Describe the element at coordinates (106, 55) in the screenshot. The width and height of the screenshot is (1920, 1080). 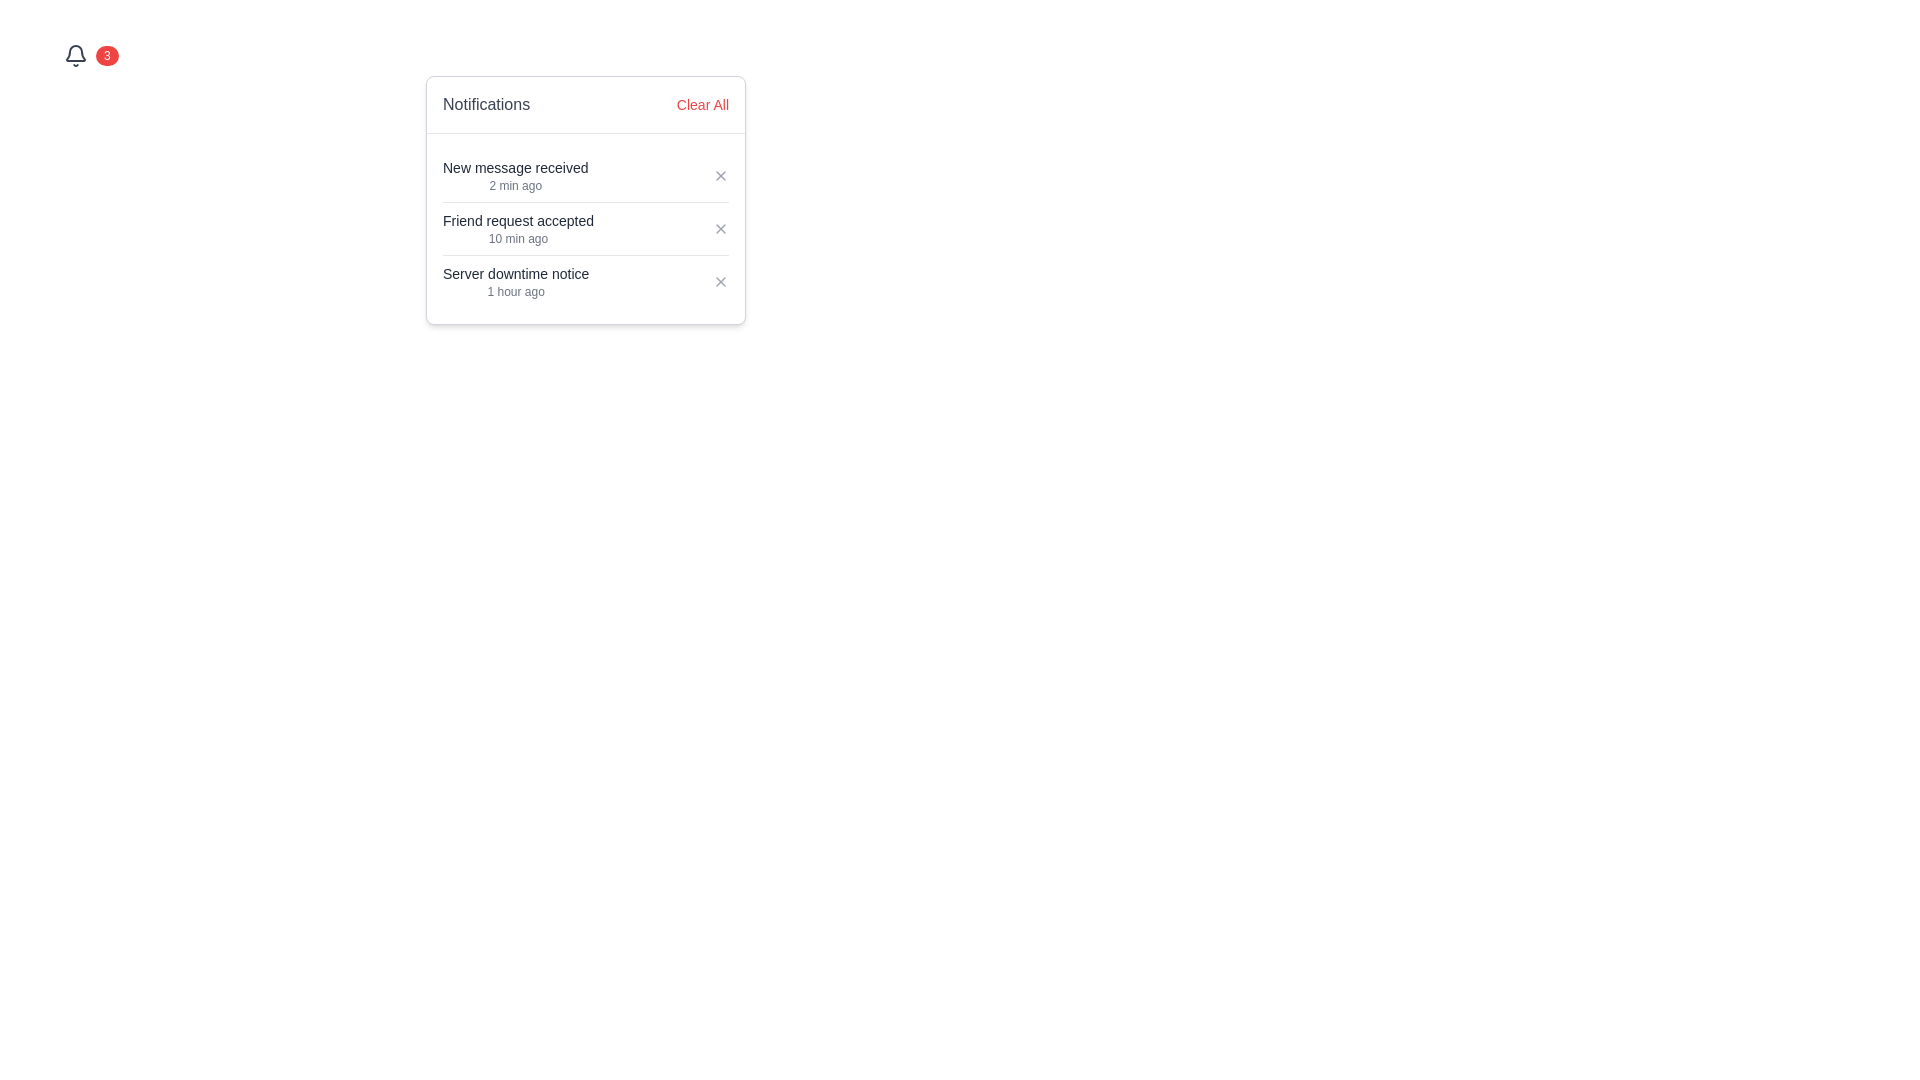
I see `the circular notification badge with a red background and the number '3', located at the top-right of the interface adjacent to the bell icon` at that location.